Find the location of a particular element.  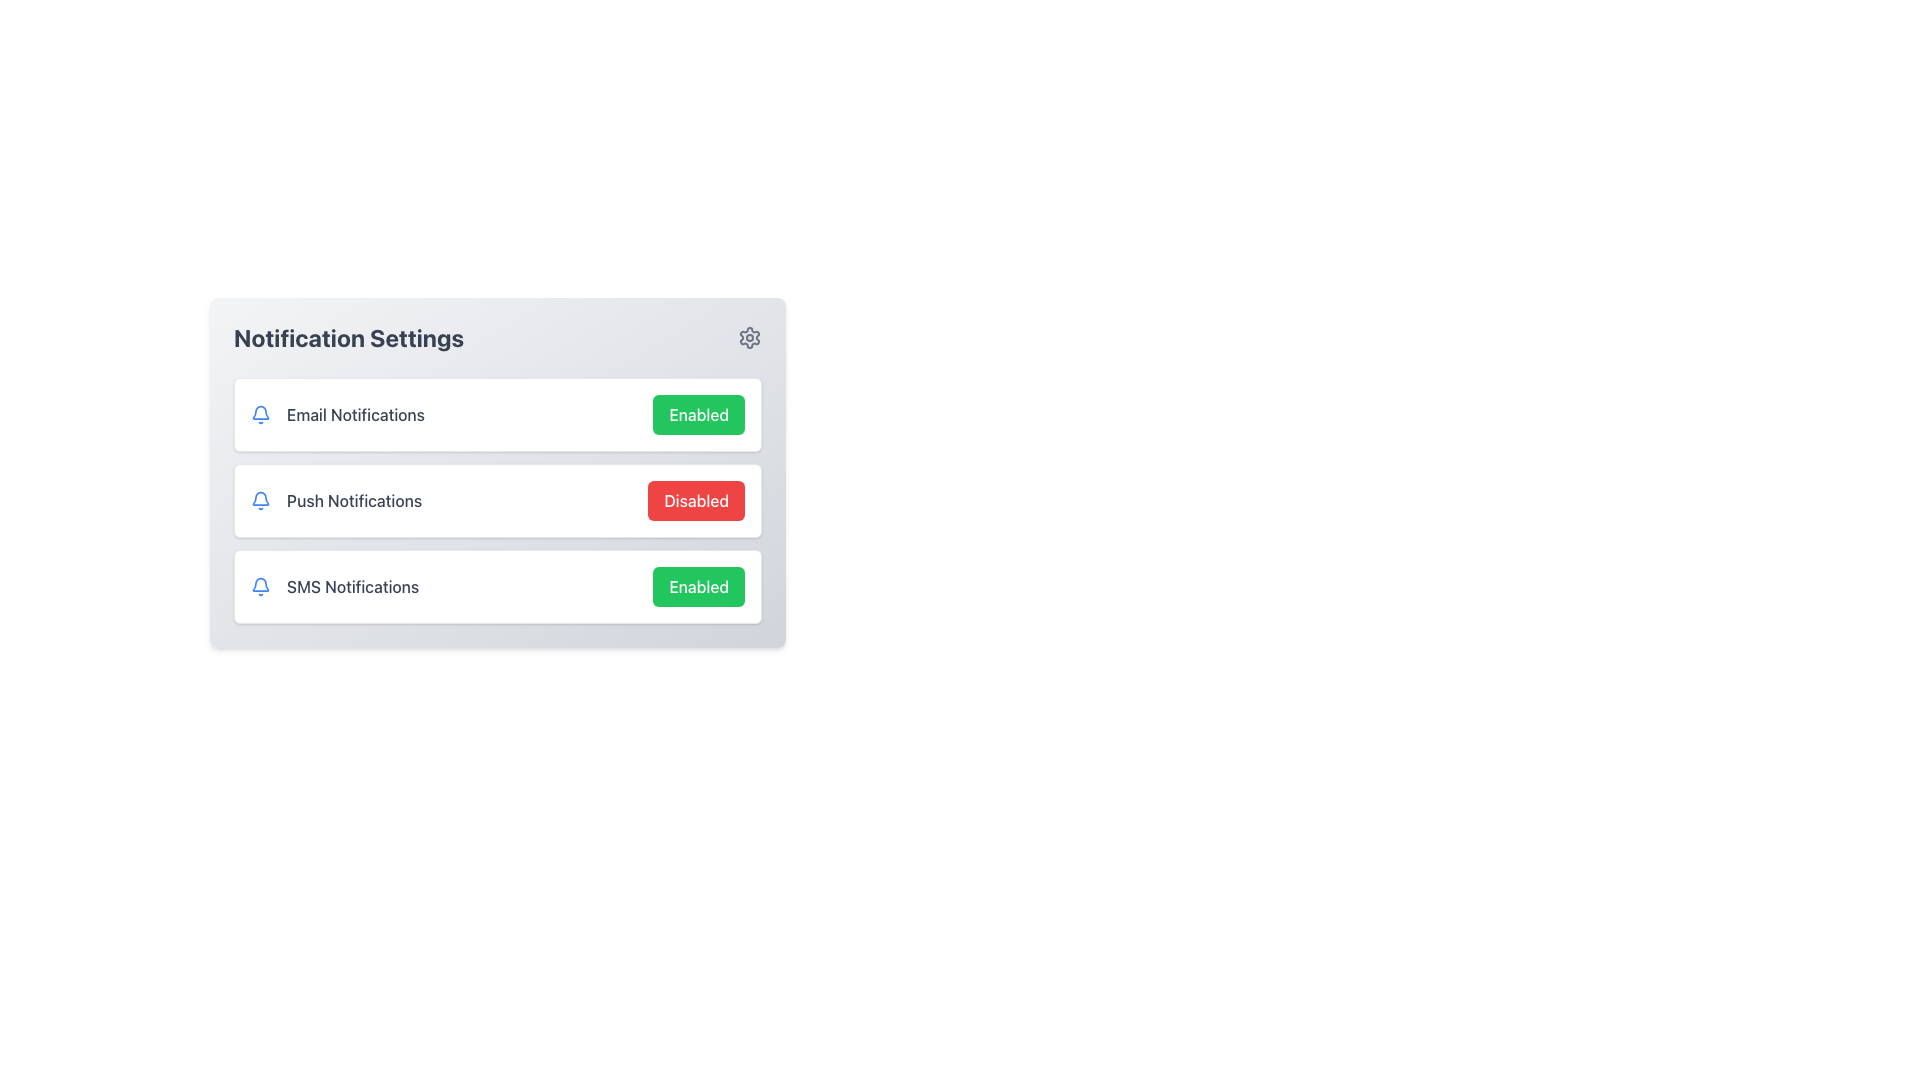

the text label that identifies the SMS notification setting, positioned to the right of the bell icon in the bottom notification settings row is located at coordinates (353, 585).